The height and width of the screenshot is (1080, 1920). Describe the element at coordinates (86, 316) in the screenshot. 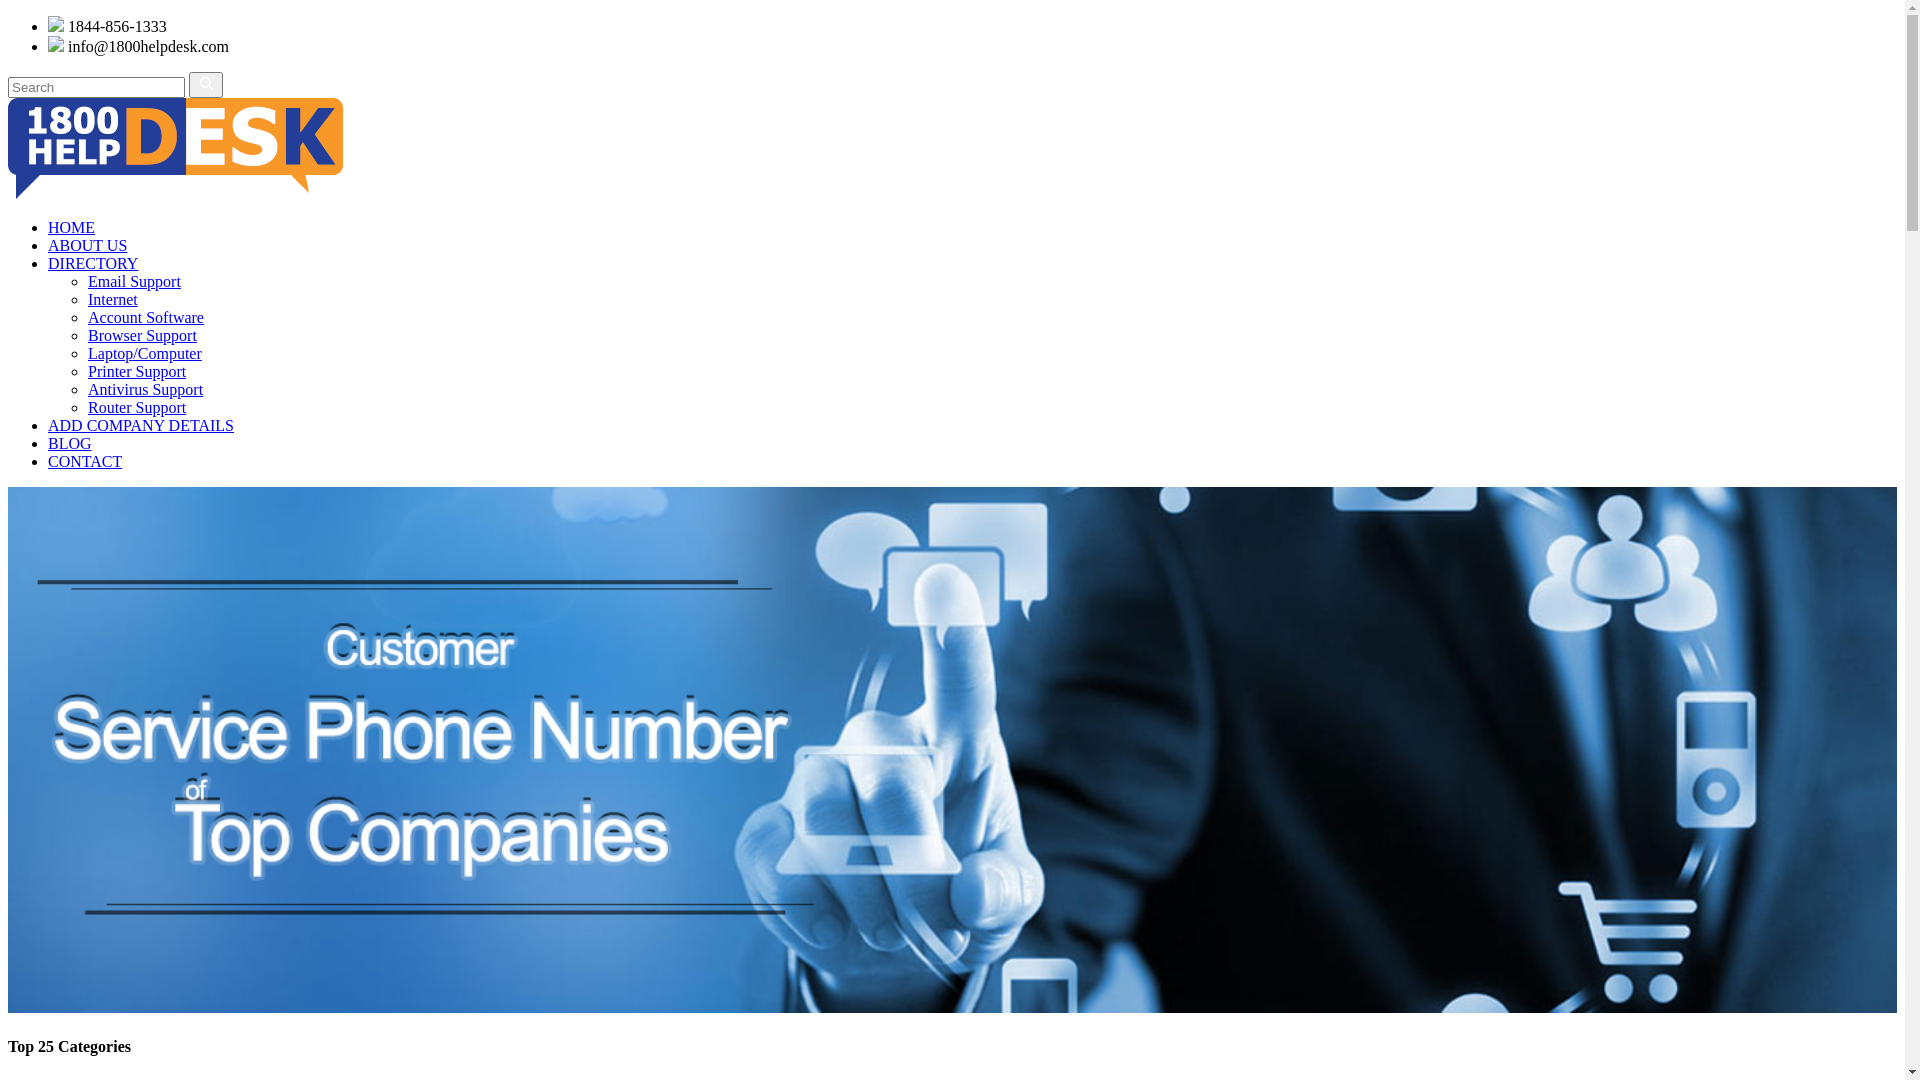

I see `'Account Software'` at that location.